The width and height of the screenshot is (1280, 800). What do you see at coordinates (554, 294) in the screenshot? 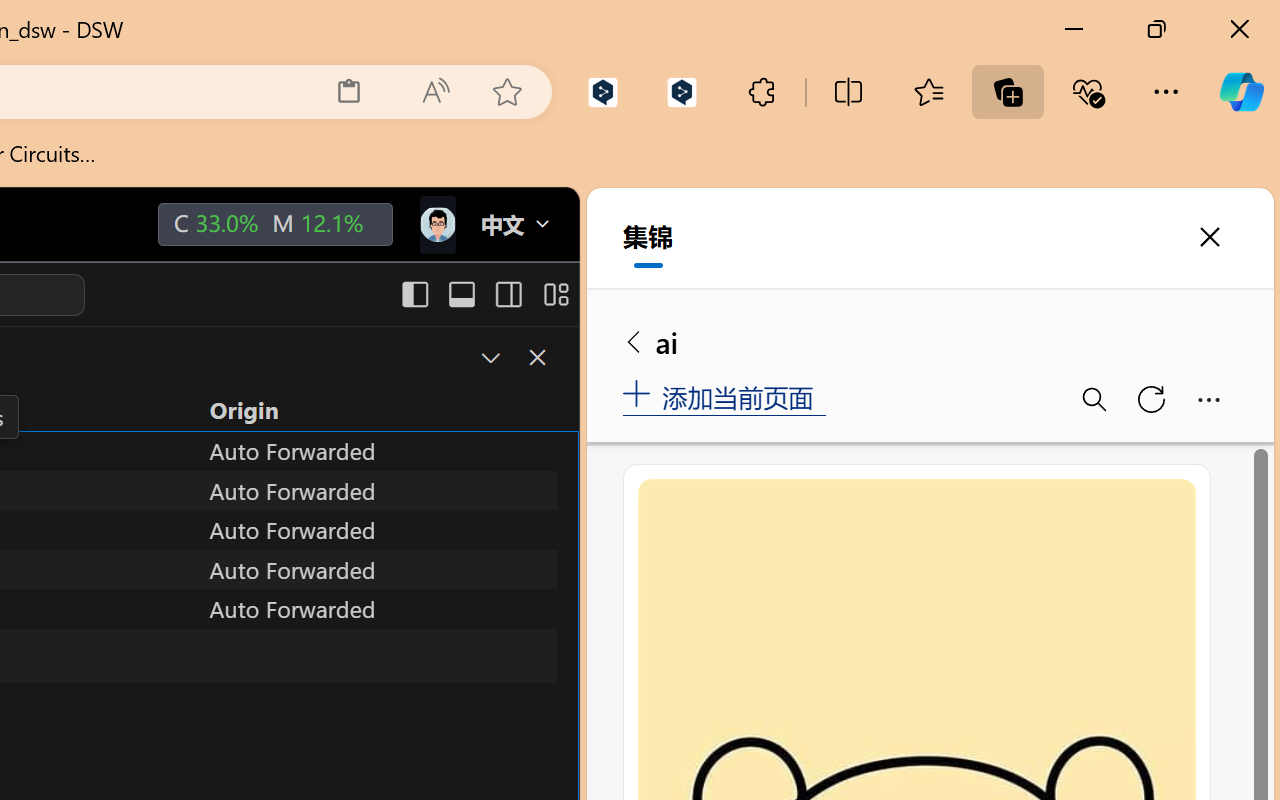
I see `'Customize Layout...'` at bounding box center [554, 294].